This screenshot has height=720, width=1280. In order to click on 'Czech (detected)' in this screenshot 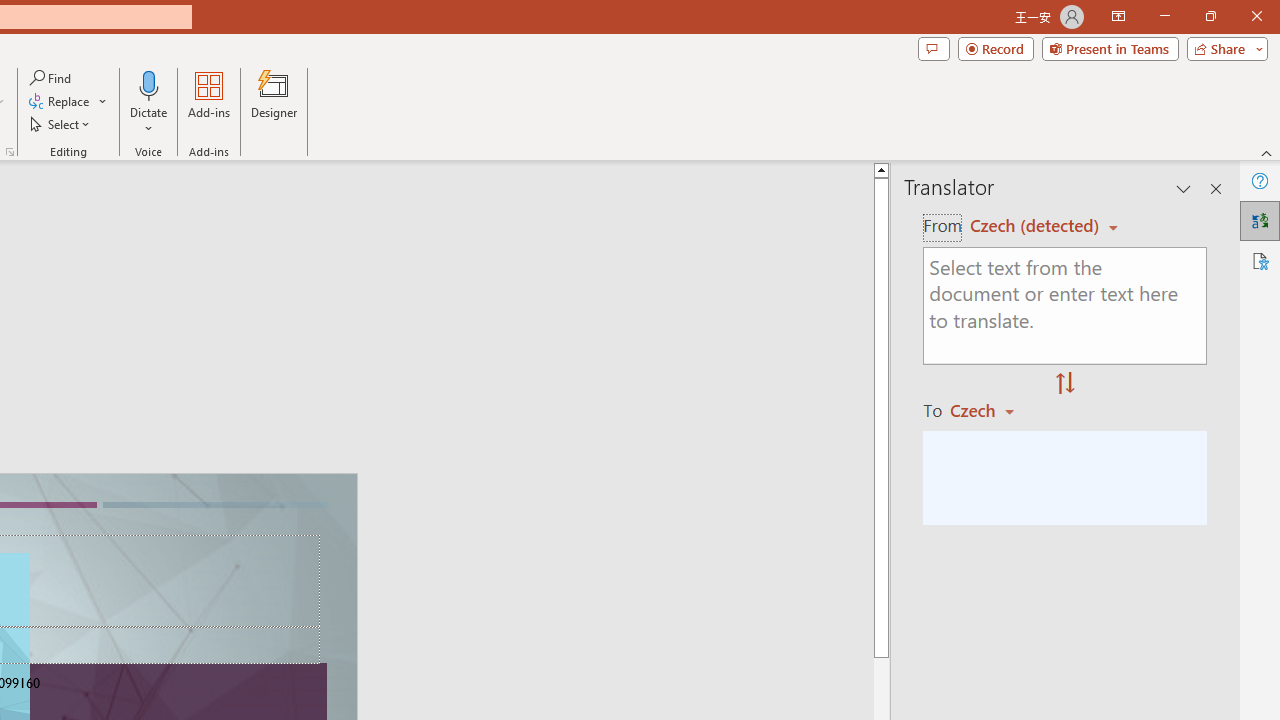, I will do `click(1037, 225)`.